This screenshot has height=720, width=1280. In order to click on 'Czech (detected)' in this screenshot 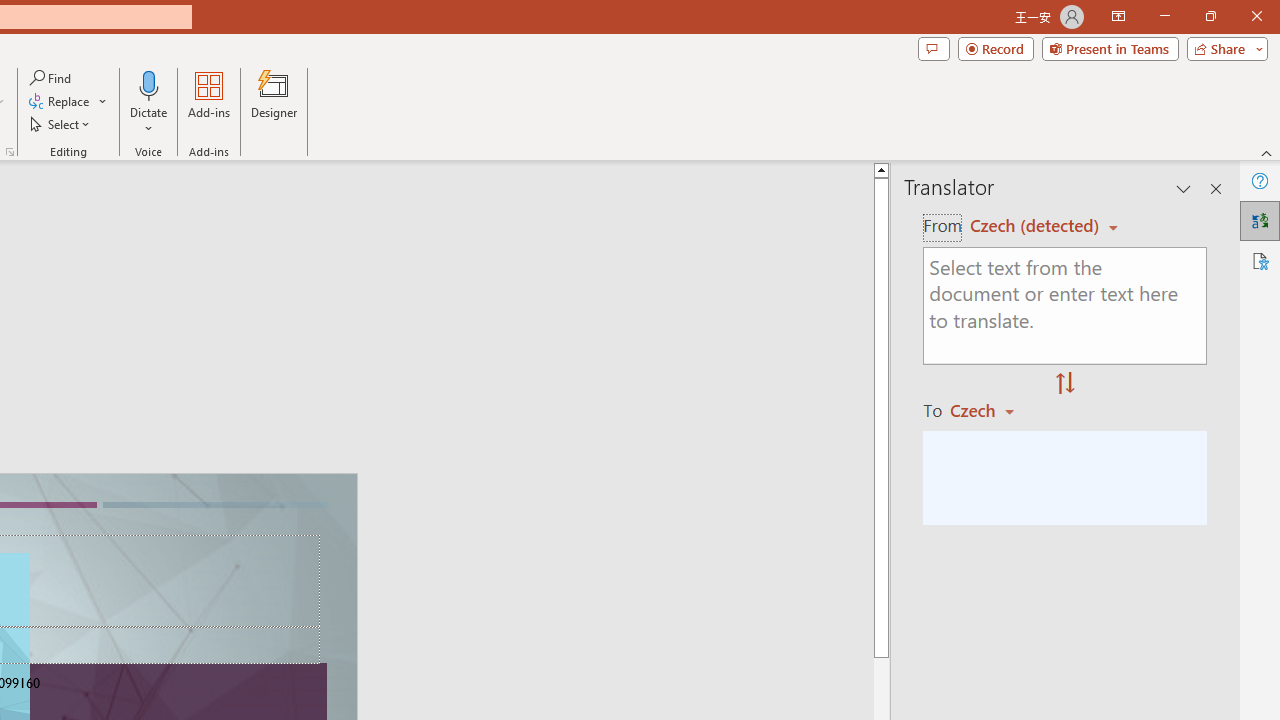, I will do `click(1037, 225)`.